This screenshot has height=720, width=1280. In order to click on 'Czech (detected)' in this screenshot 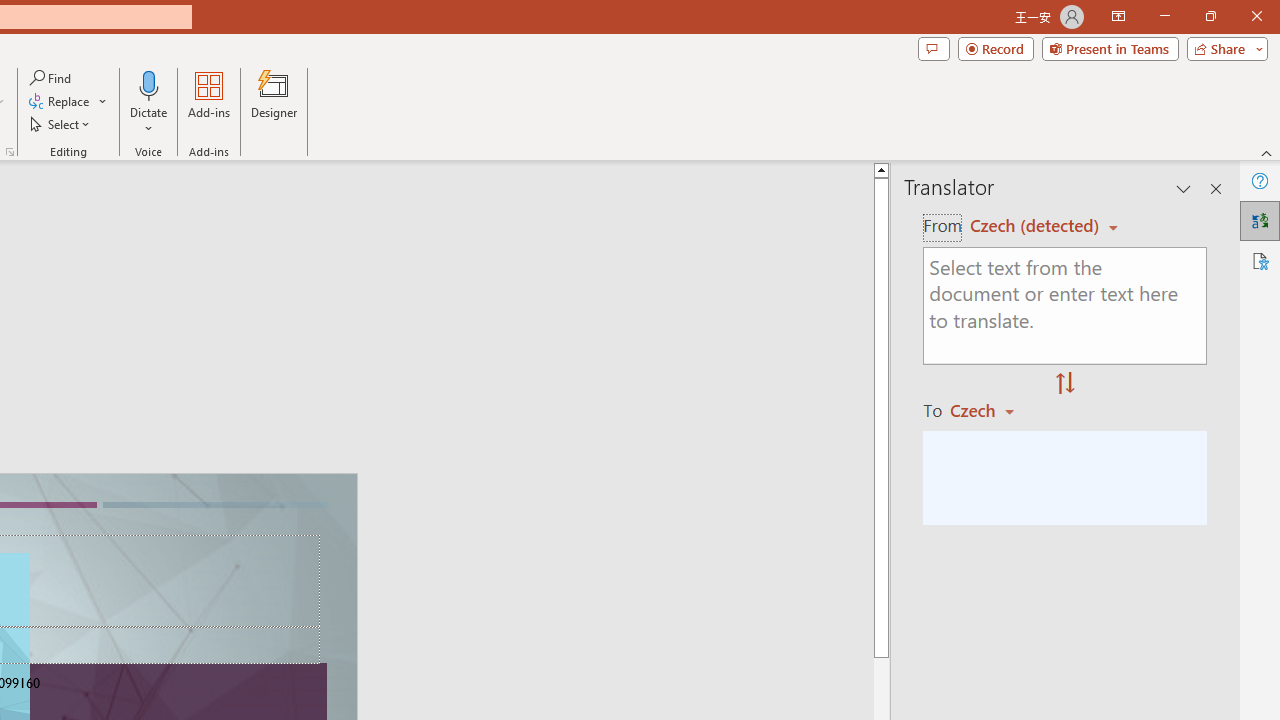, I will do `click(1037, 225)`.